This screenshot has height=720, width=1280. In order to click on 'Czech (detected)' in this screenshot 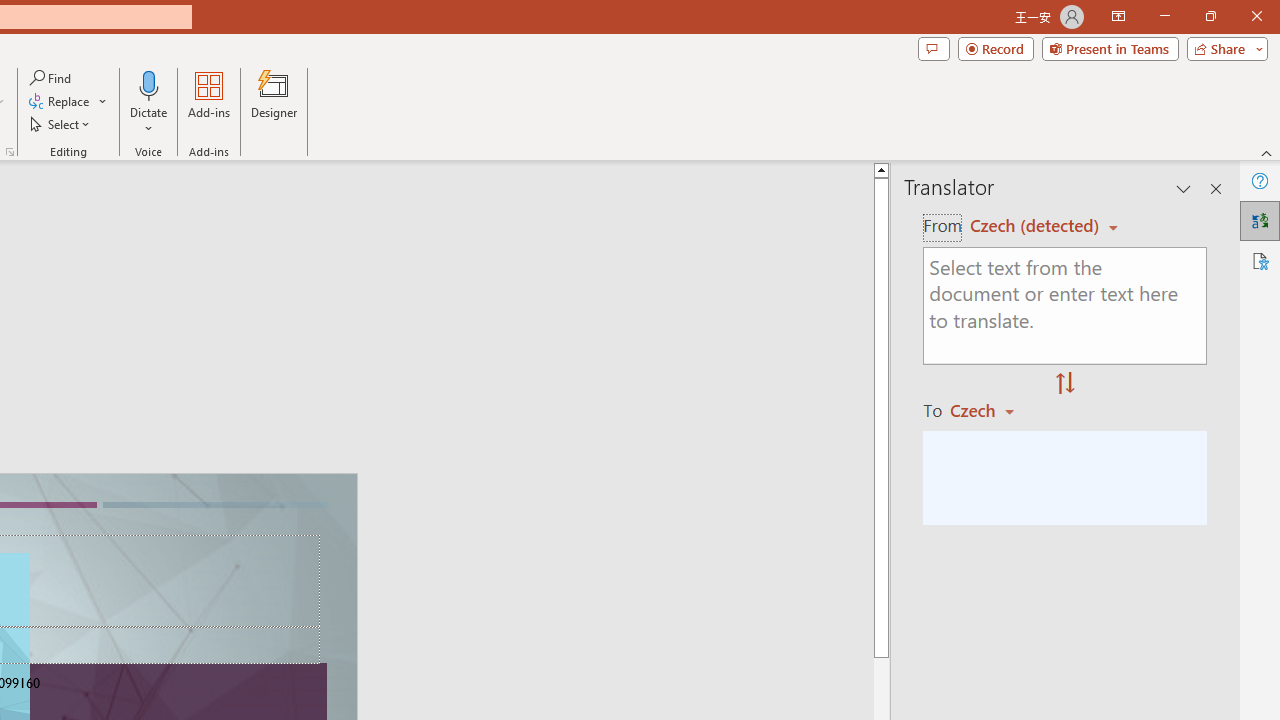, I will do `click(1037, 225)`.